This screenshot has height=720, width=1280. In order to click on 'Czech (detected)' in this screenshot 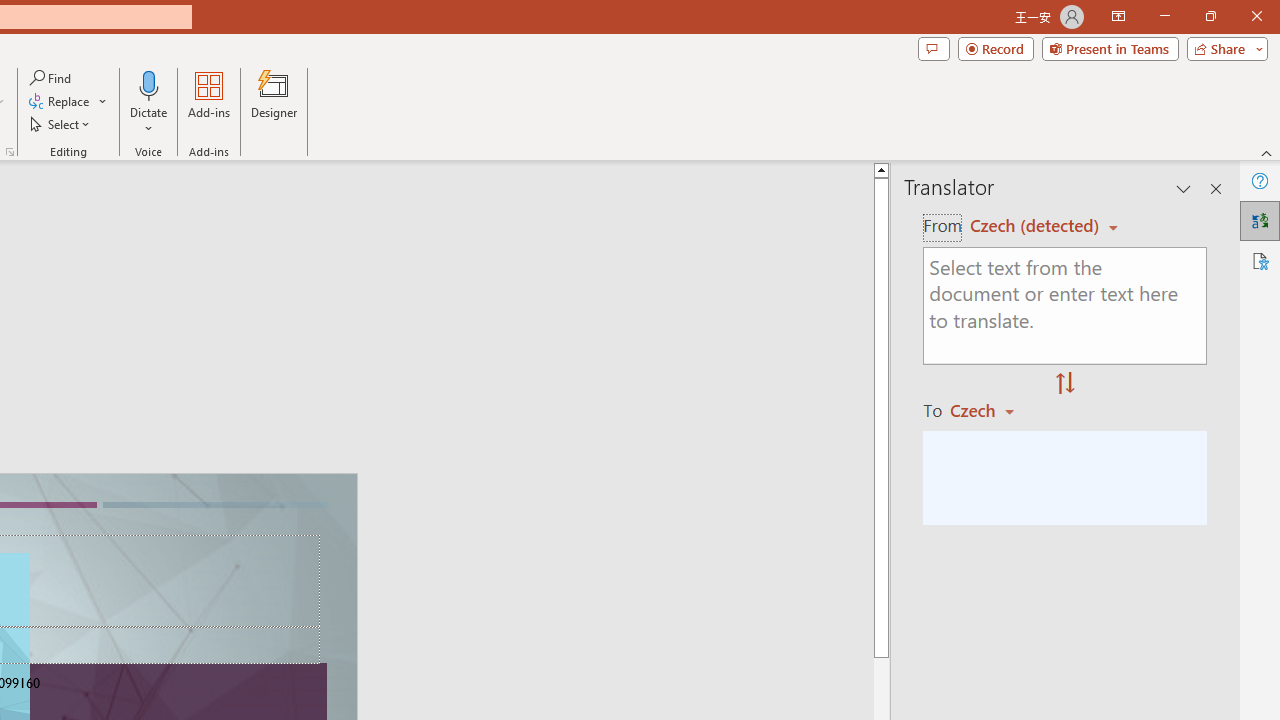, I will do `click(1037, 225)`.